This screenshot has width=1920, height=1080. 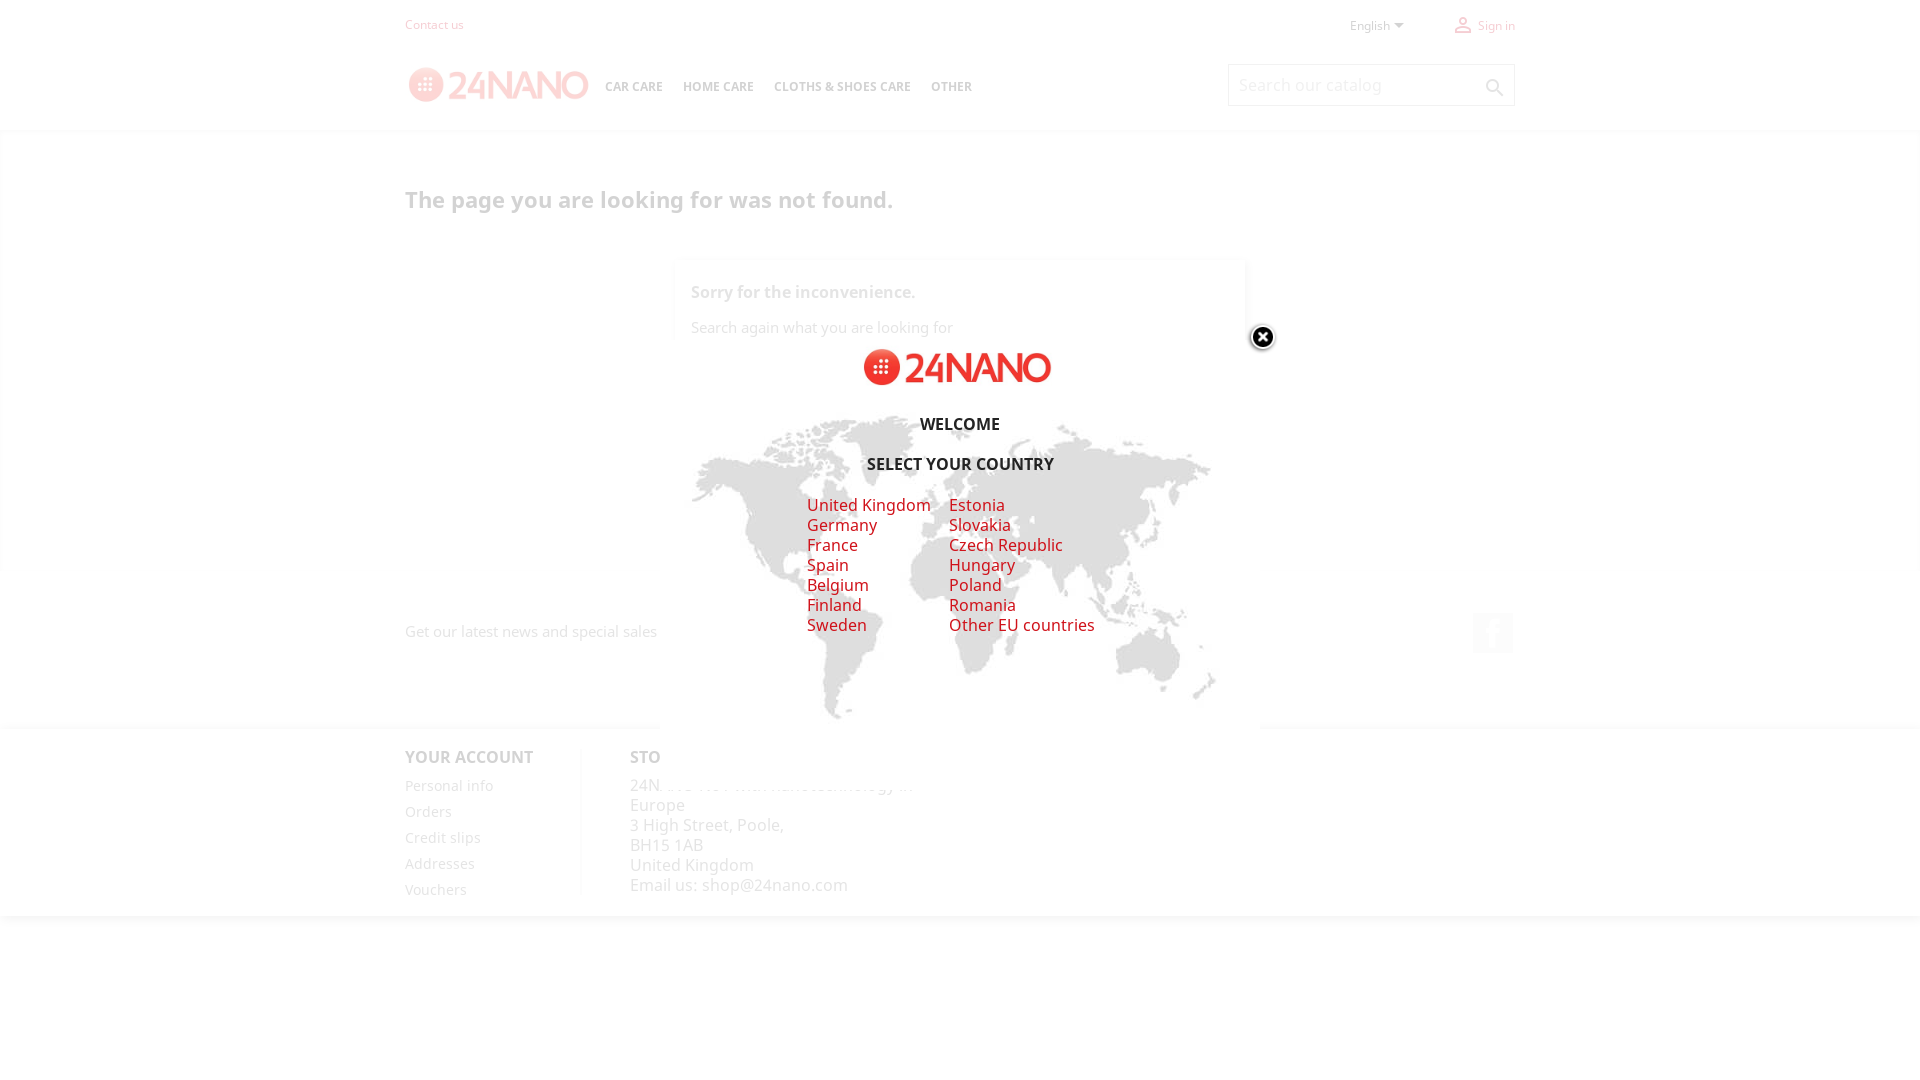 I want to click on 'Belgium', so click(x=836, y=585).